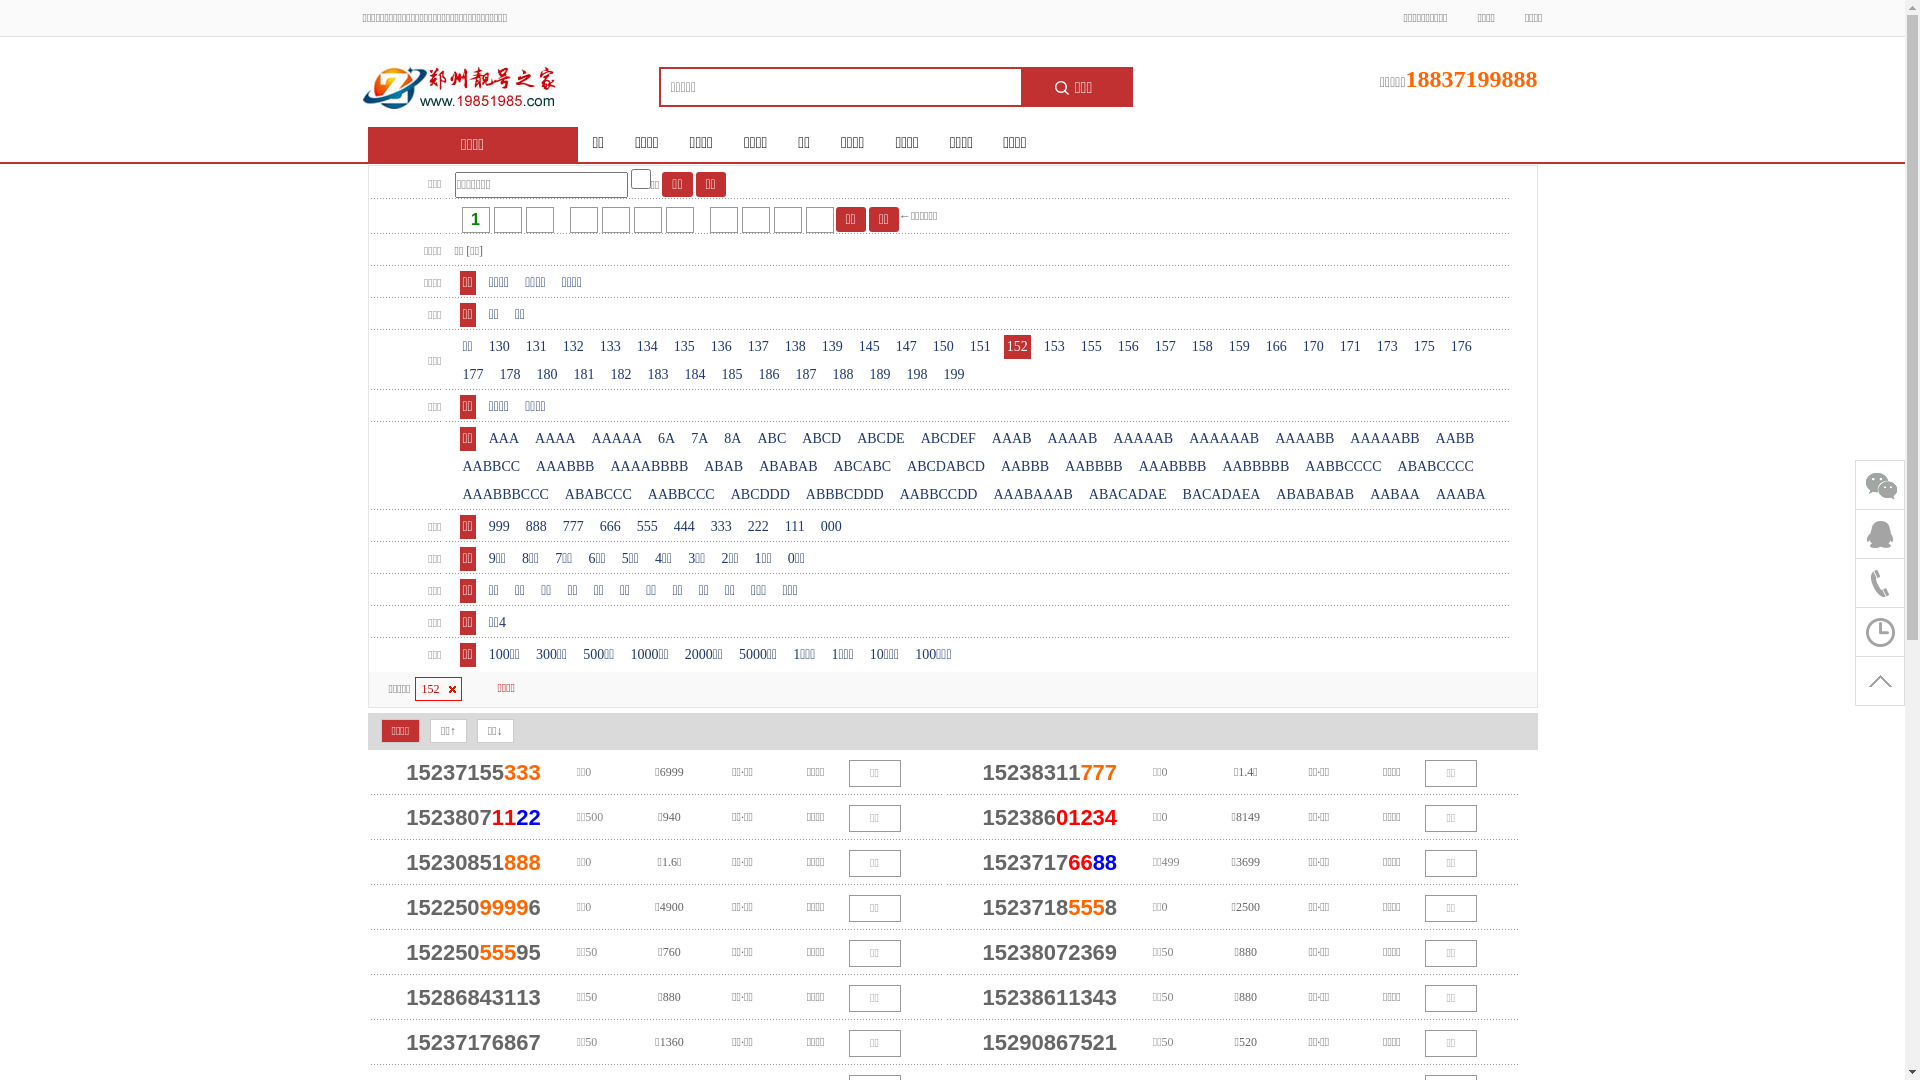 The image size is (1920, 1080). What do you see at coordinates (491, 466) in the screenshot?
I see `'AABBCC'` at bounding box center [491, 466].